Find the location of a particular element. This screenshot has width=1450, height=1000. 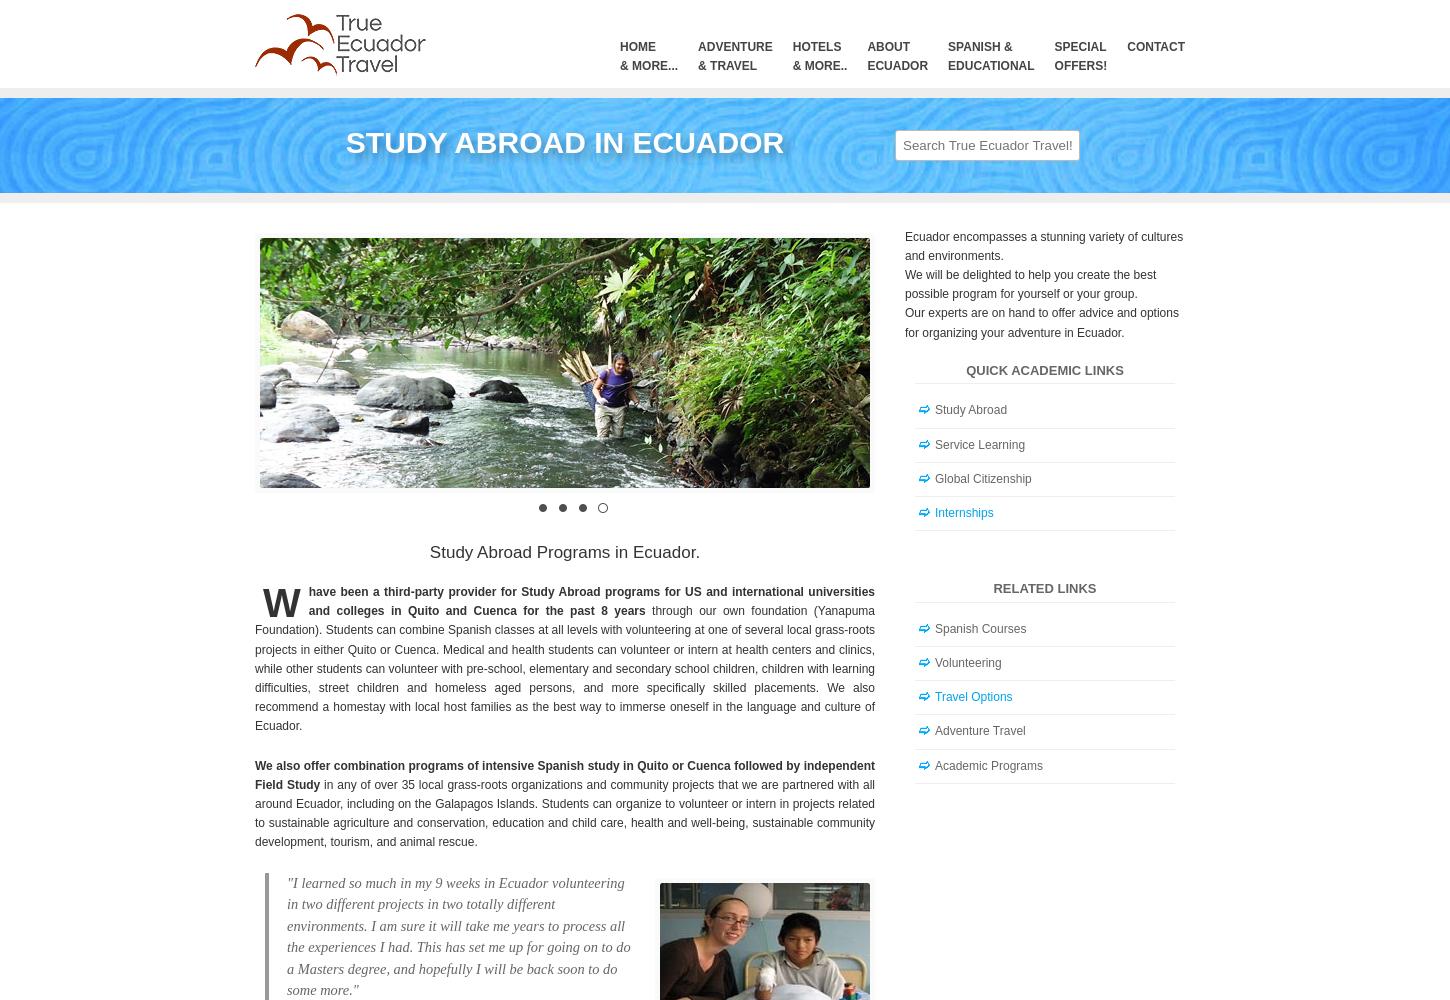

'Study Abroad' is located at coordinates (933, 410).